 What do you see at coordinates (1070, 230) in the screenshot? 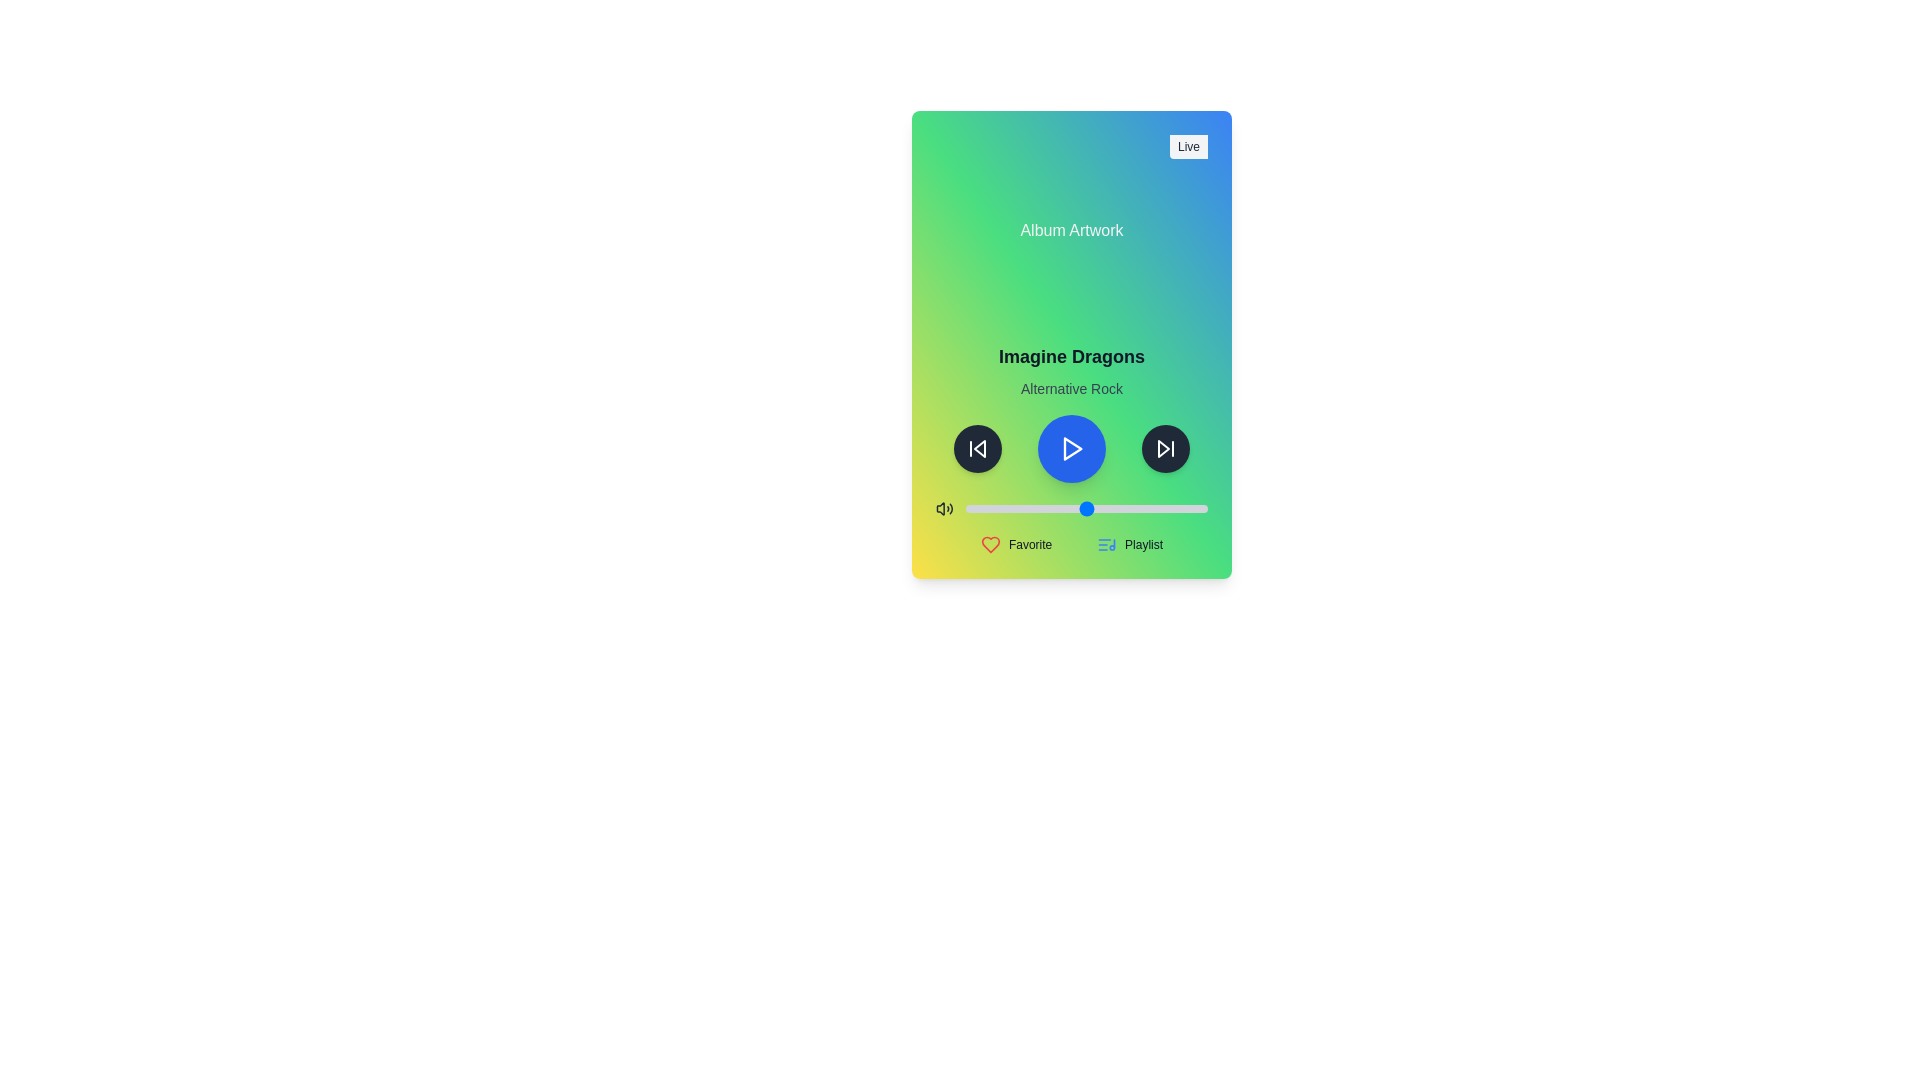
I see `text label that denotes the content as 'Album Artwork', located centrally above the 'Imagine Dragons' text and below the 'Live' tag` at bounding box center [1070, 230].